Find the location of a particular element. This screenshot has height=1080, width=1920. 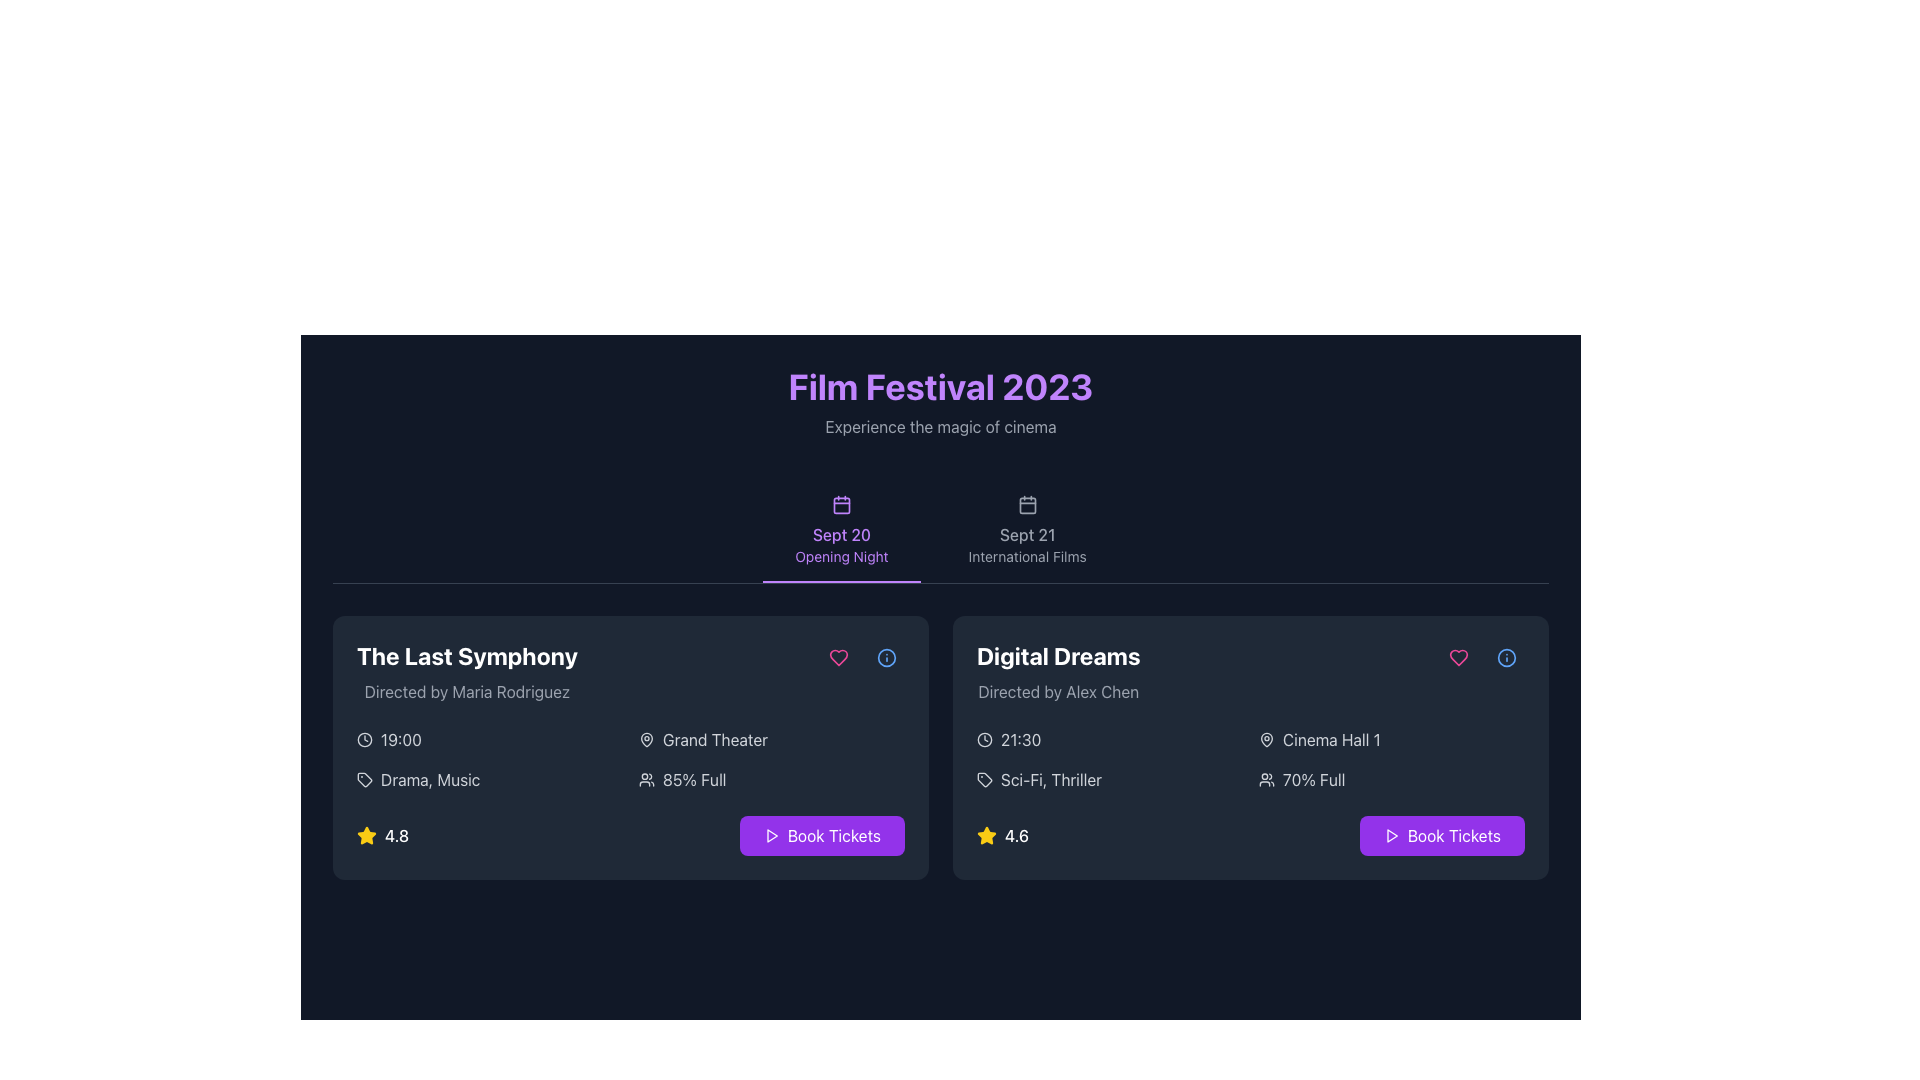

the decorative star icon representing the rating system for 'The Last Symphony', located next to the numerical rating value at the bottom-left corner of the card is located at coordinates (366, 835).